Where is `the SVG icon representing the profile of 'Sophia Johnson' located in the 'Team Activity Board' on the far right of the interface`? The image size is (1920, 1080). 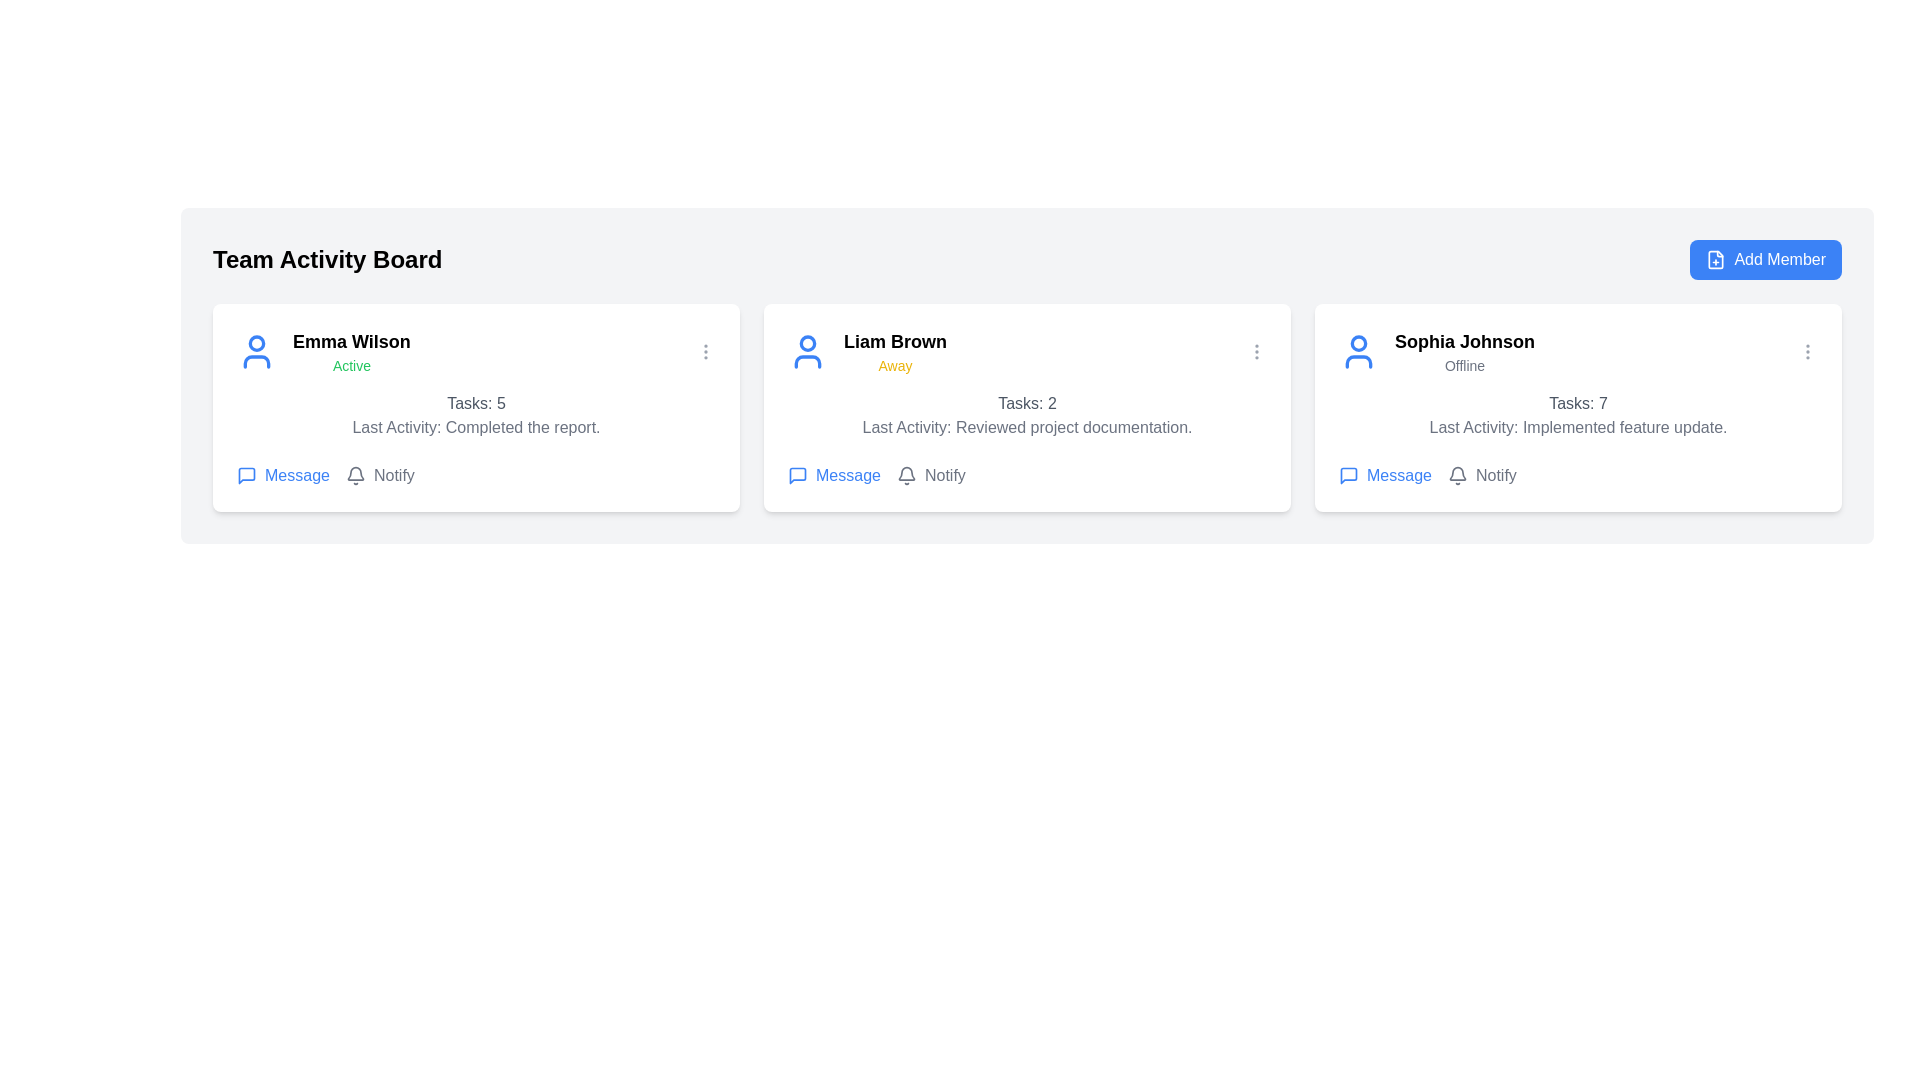
the SVG icon representing the profile of 'Sophia Johnson' located in the 'Team Activity Board' on the far right of the interface is located at coordinates (1358, 350).